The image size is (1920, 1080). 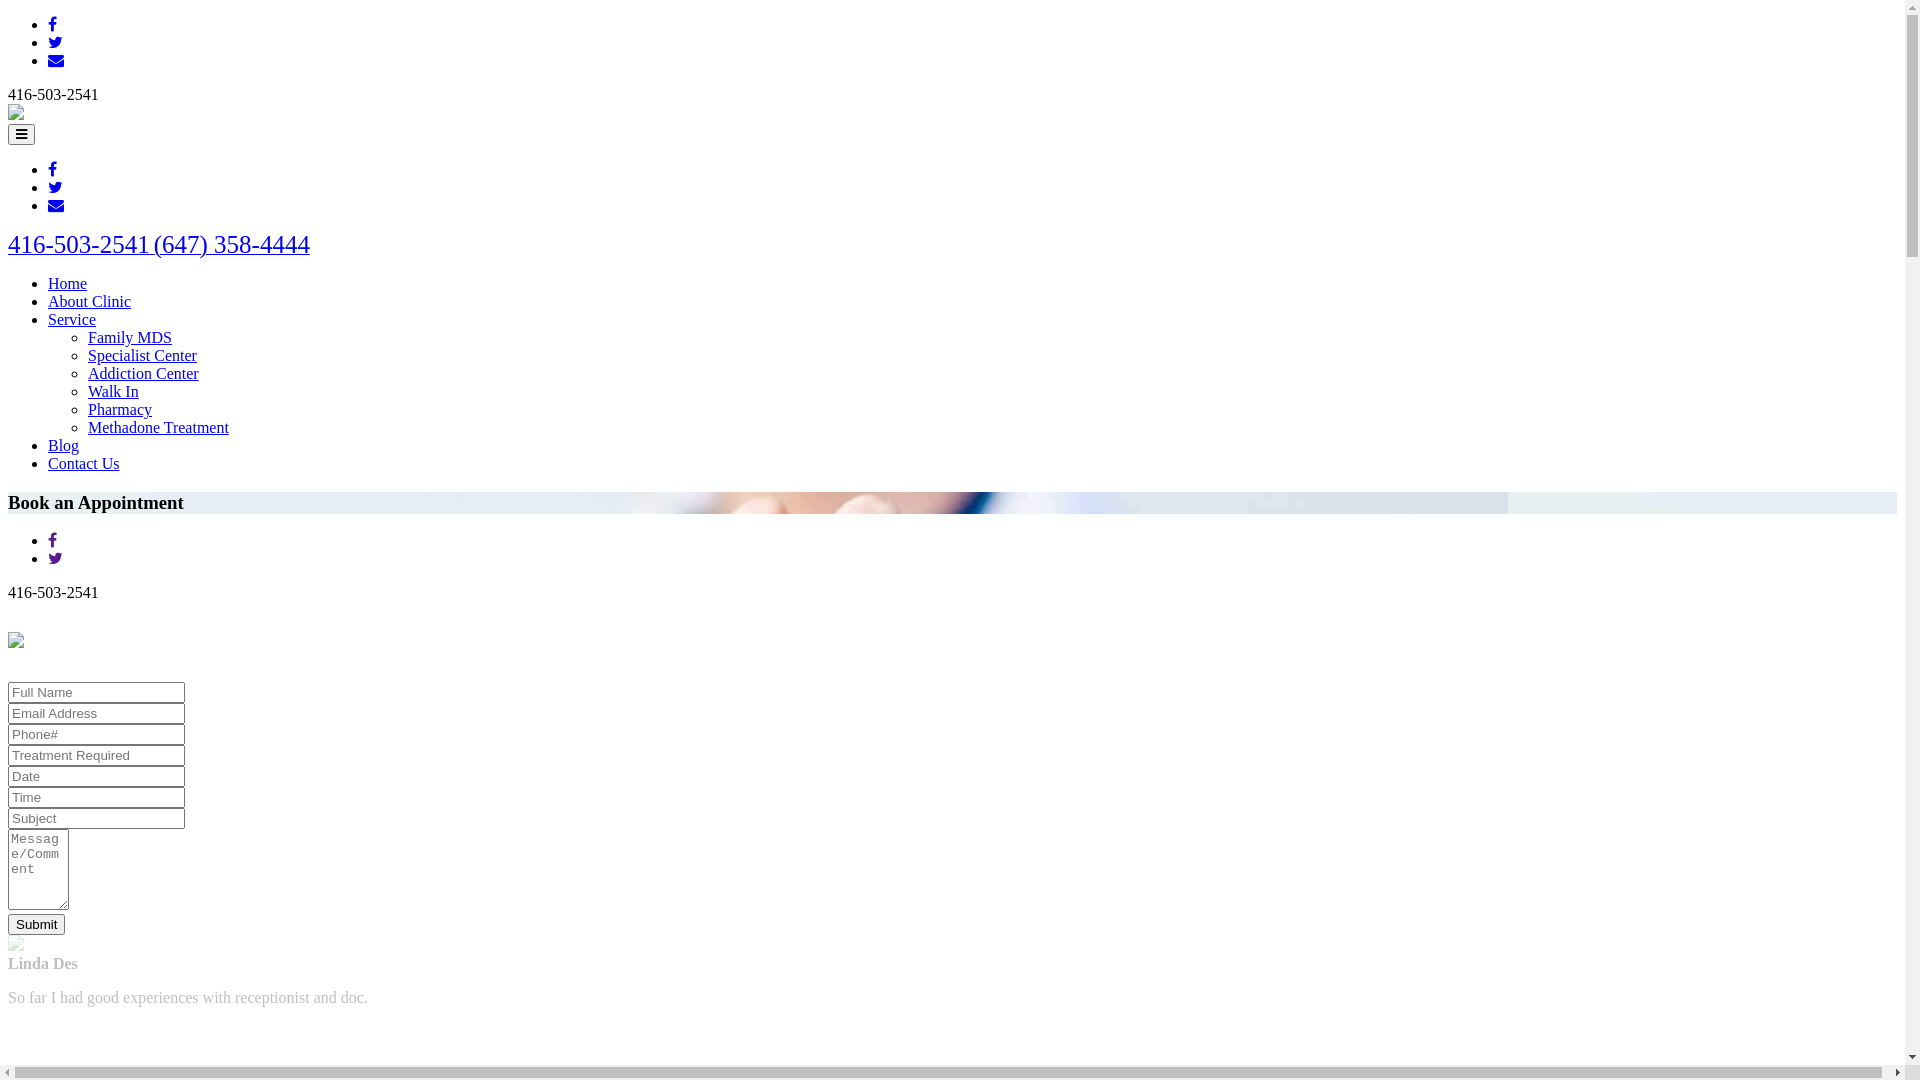 What do you see at coordinates (48, 301) in the screenshot?
I see `'About Clinic'` at bounding box center [48, 301].